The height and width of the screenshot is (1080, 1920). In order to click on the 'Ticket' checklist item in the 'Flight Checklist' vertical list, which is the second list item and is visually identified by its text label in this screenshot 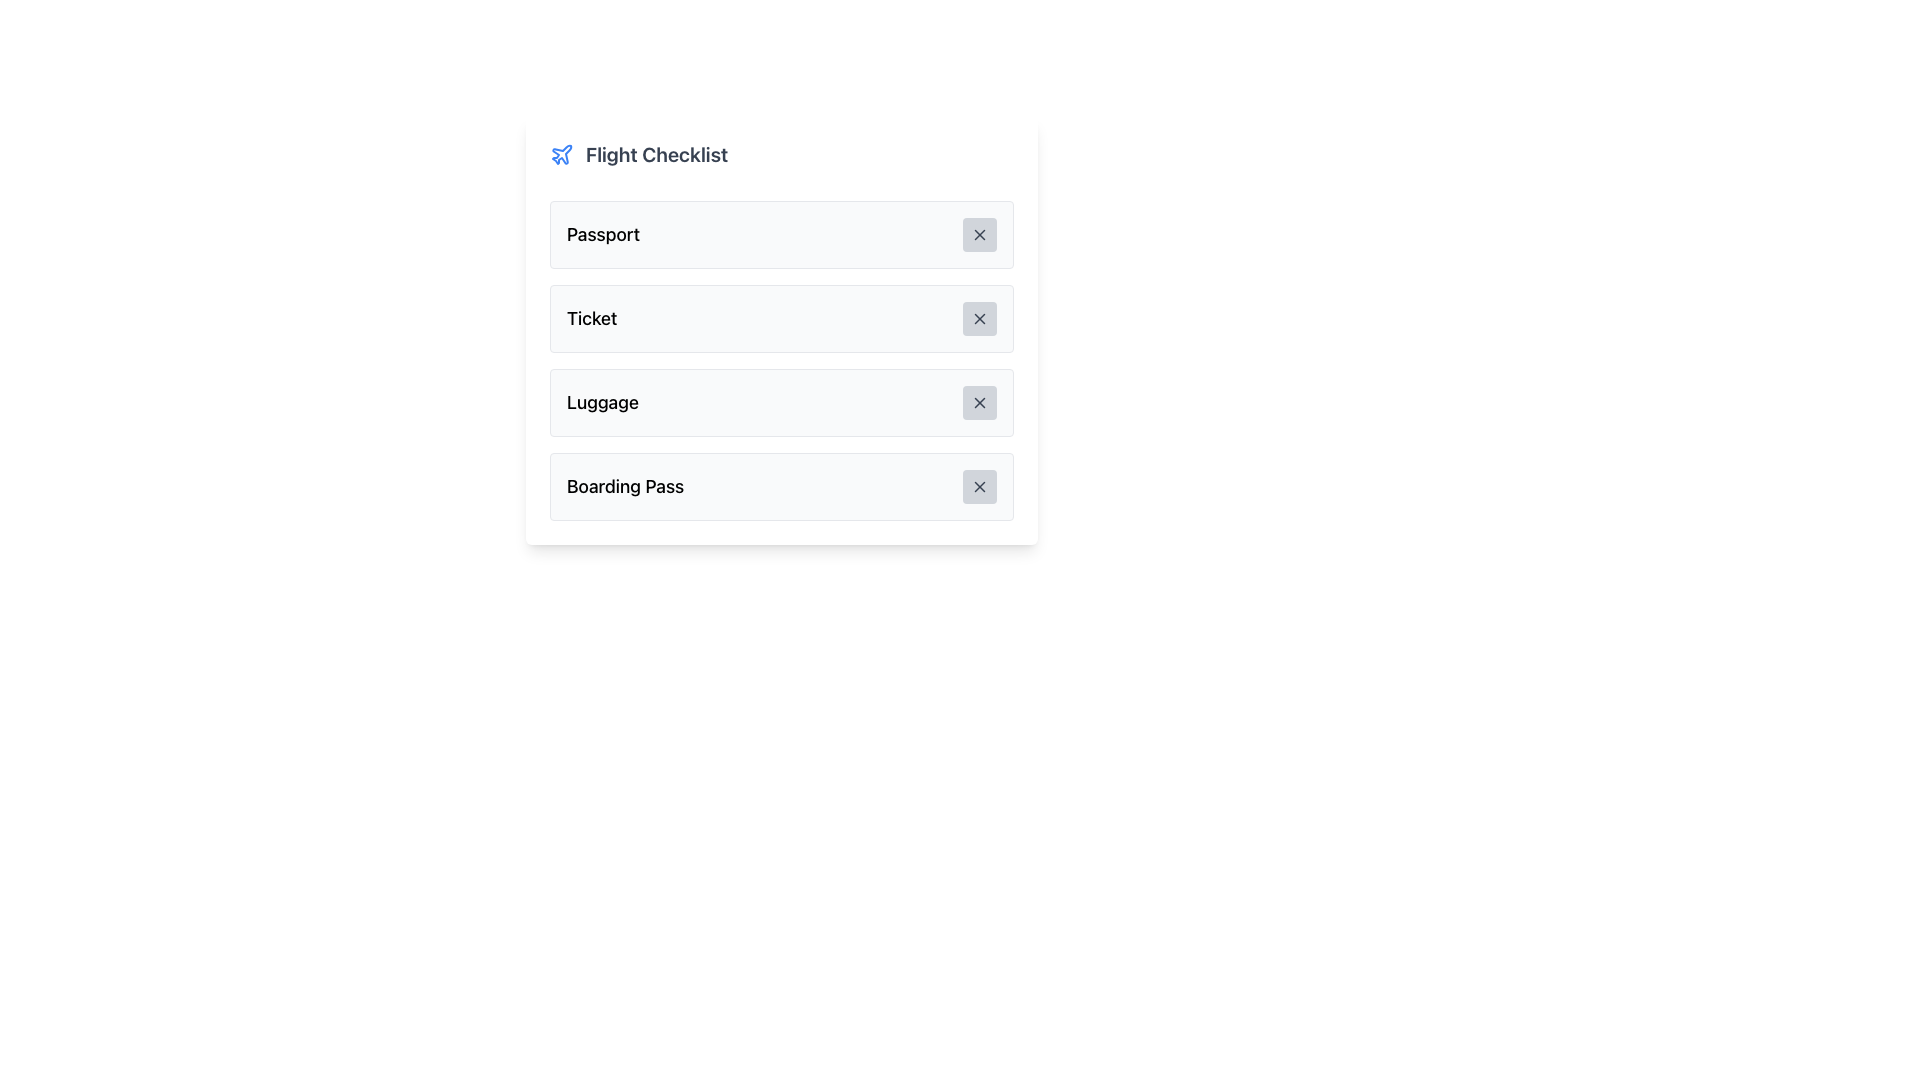, I will do `click(591, 318)`.